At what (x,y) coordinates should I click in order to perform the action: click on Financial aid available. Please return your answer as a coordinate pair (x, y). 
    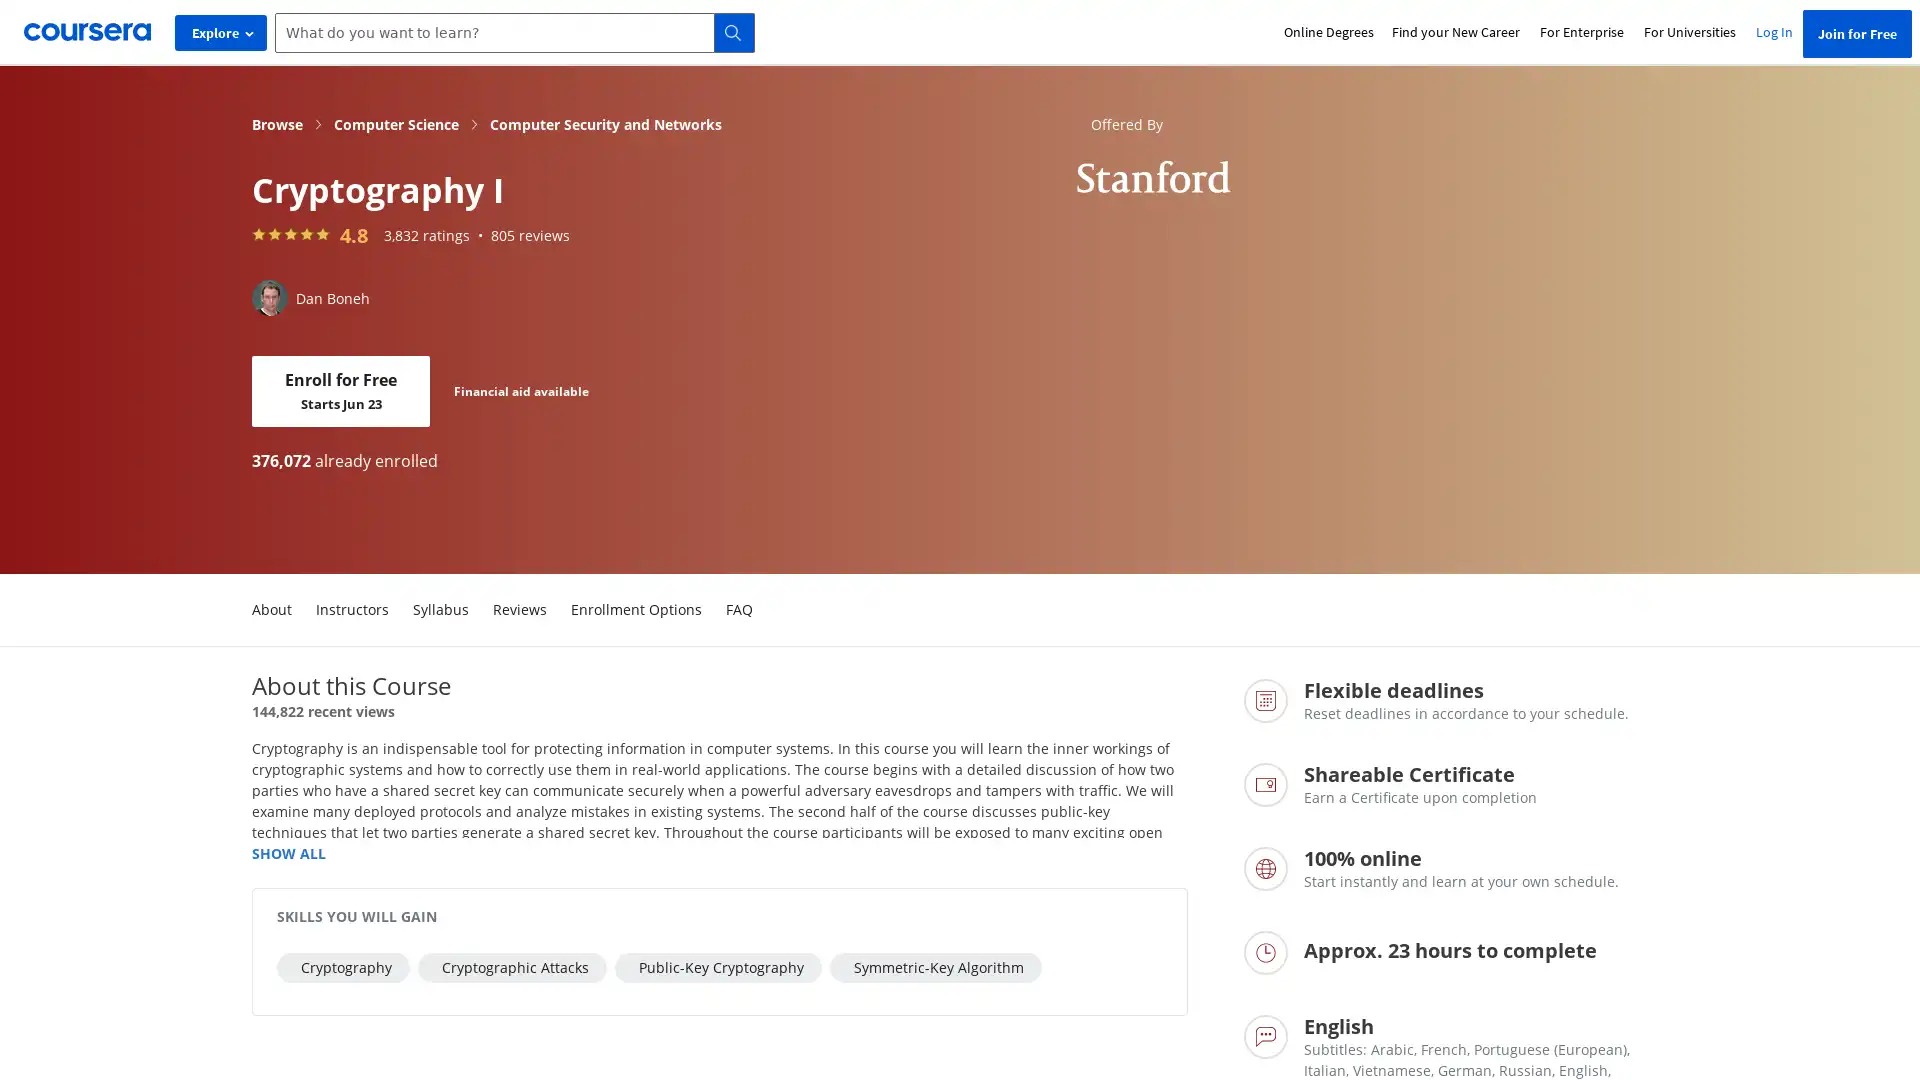
    Looking at the image, I should click on (521, 390).